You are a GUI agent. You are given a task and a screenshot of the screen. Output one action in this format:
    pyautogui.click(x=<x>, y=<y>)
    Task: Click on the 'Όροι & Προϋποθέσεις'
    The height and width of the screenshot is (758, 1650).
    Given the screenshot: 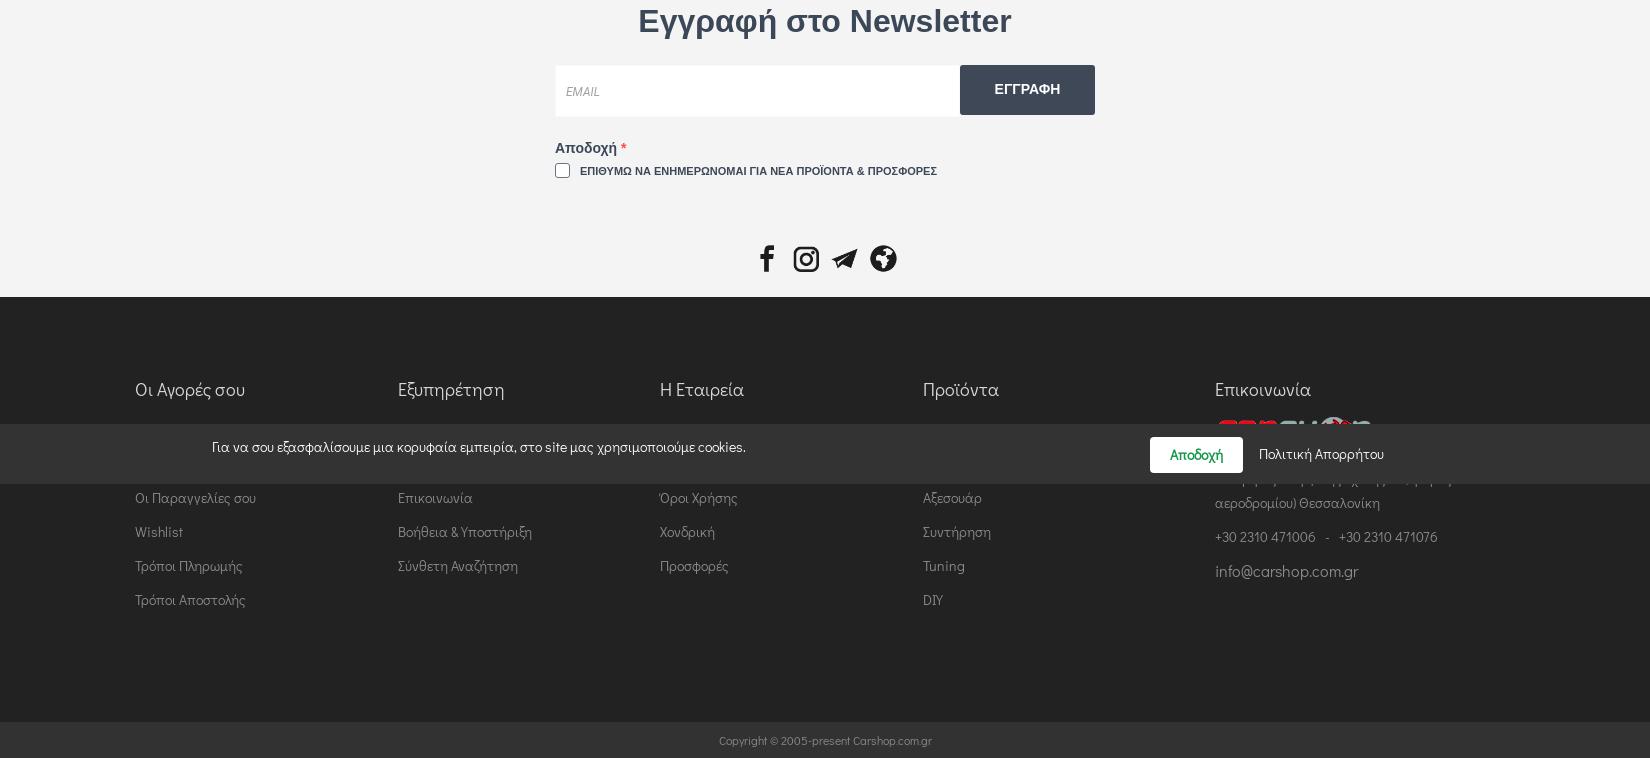 What is the action you would take?
    pyautogui.click(x=460, y=462)
    